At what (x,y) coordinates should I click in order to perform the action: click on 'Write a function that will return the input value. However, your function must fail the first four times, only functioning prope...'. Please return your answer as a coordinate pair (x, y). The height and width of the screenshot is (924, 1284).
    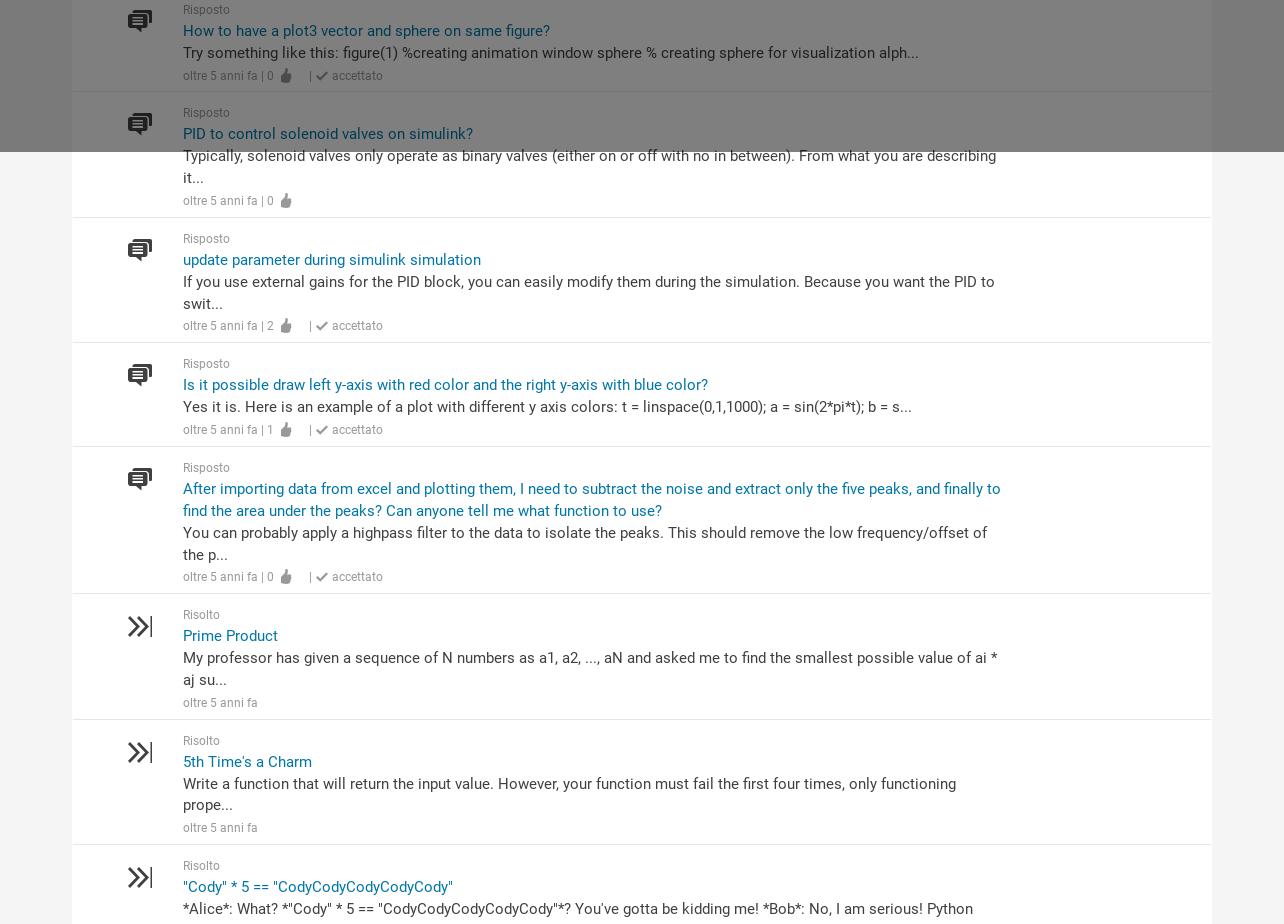
    Looking at the image, I should click on (567, 793).